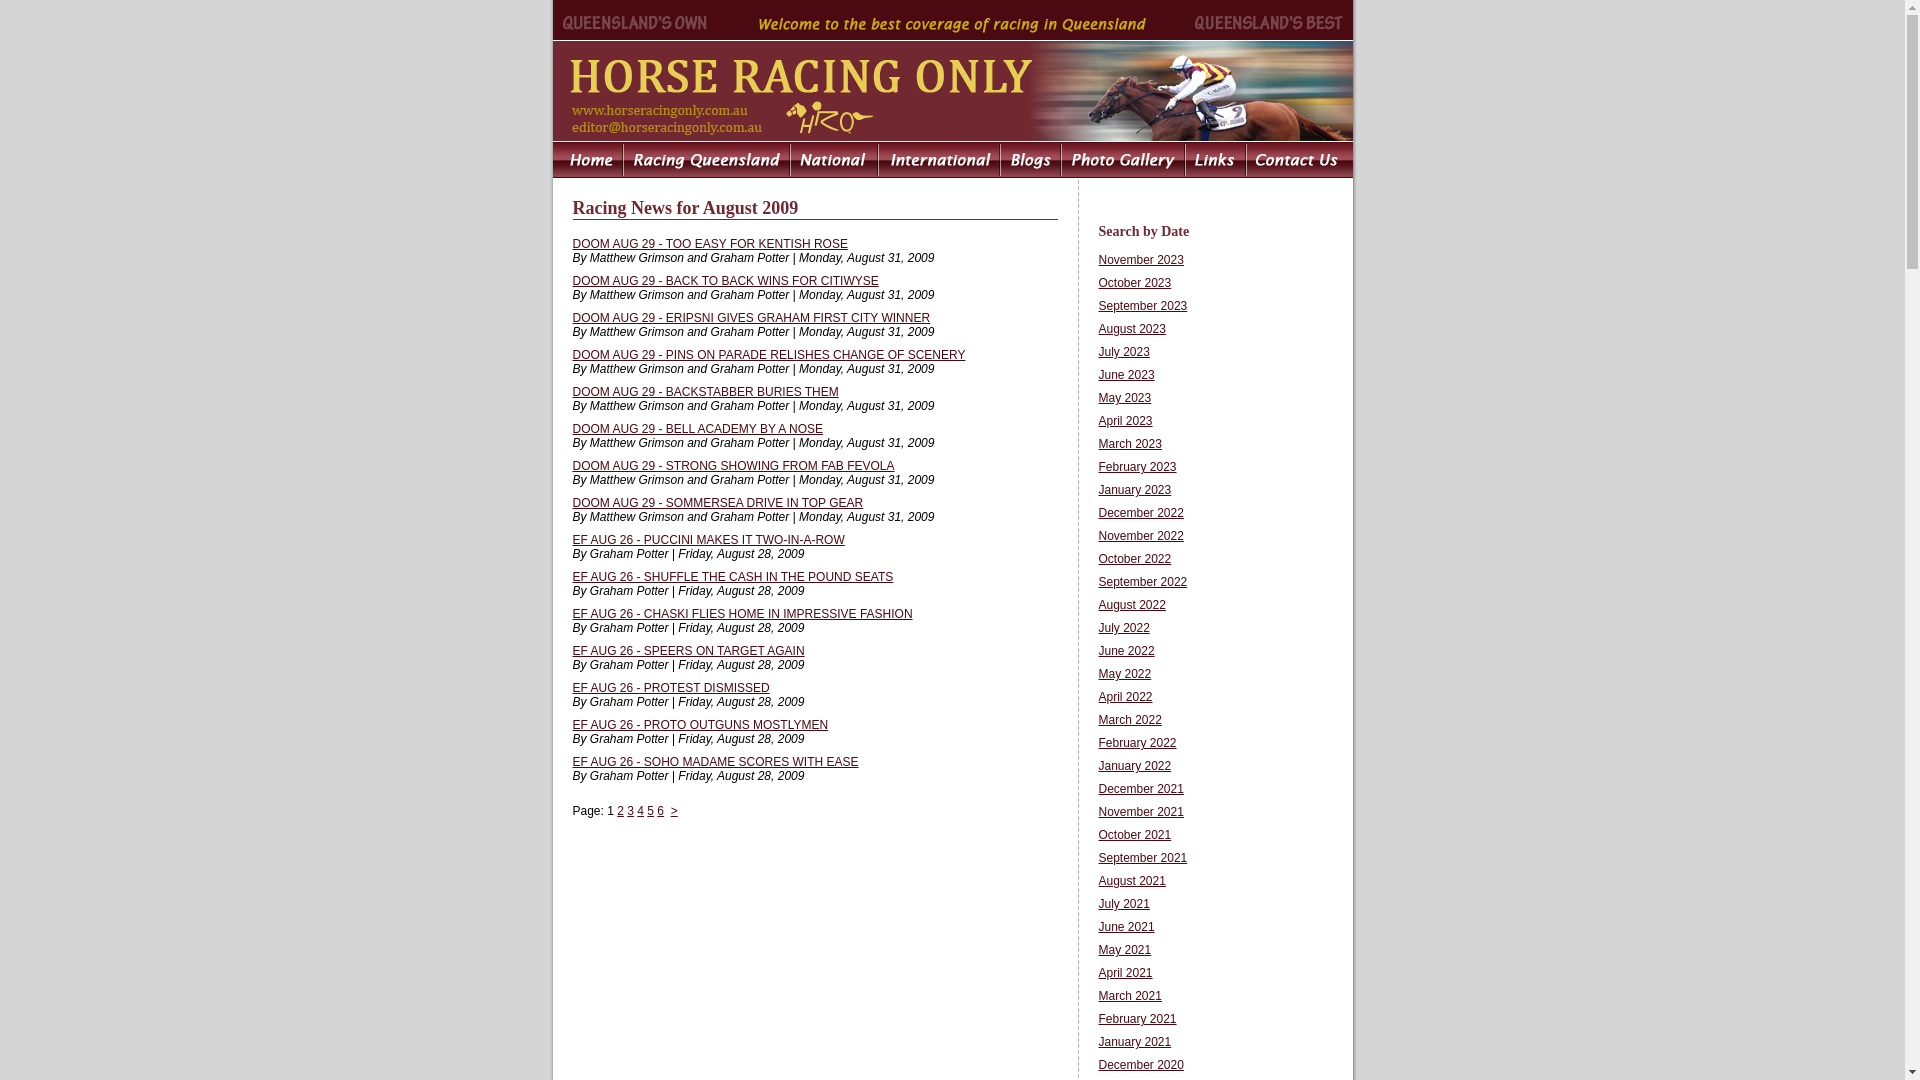 This screenshot has width=1920, height=1080. I want to click on 'August 2022', so click(1131, 604).